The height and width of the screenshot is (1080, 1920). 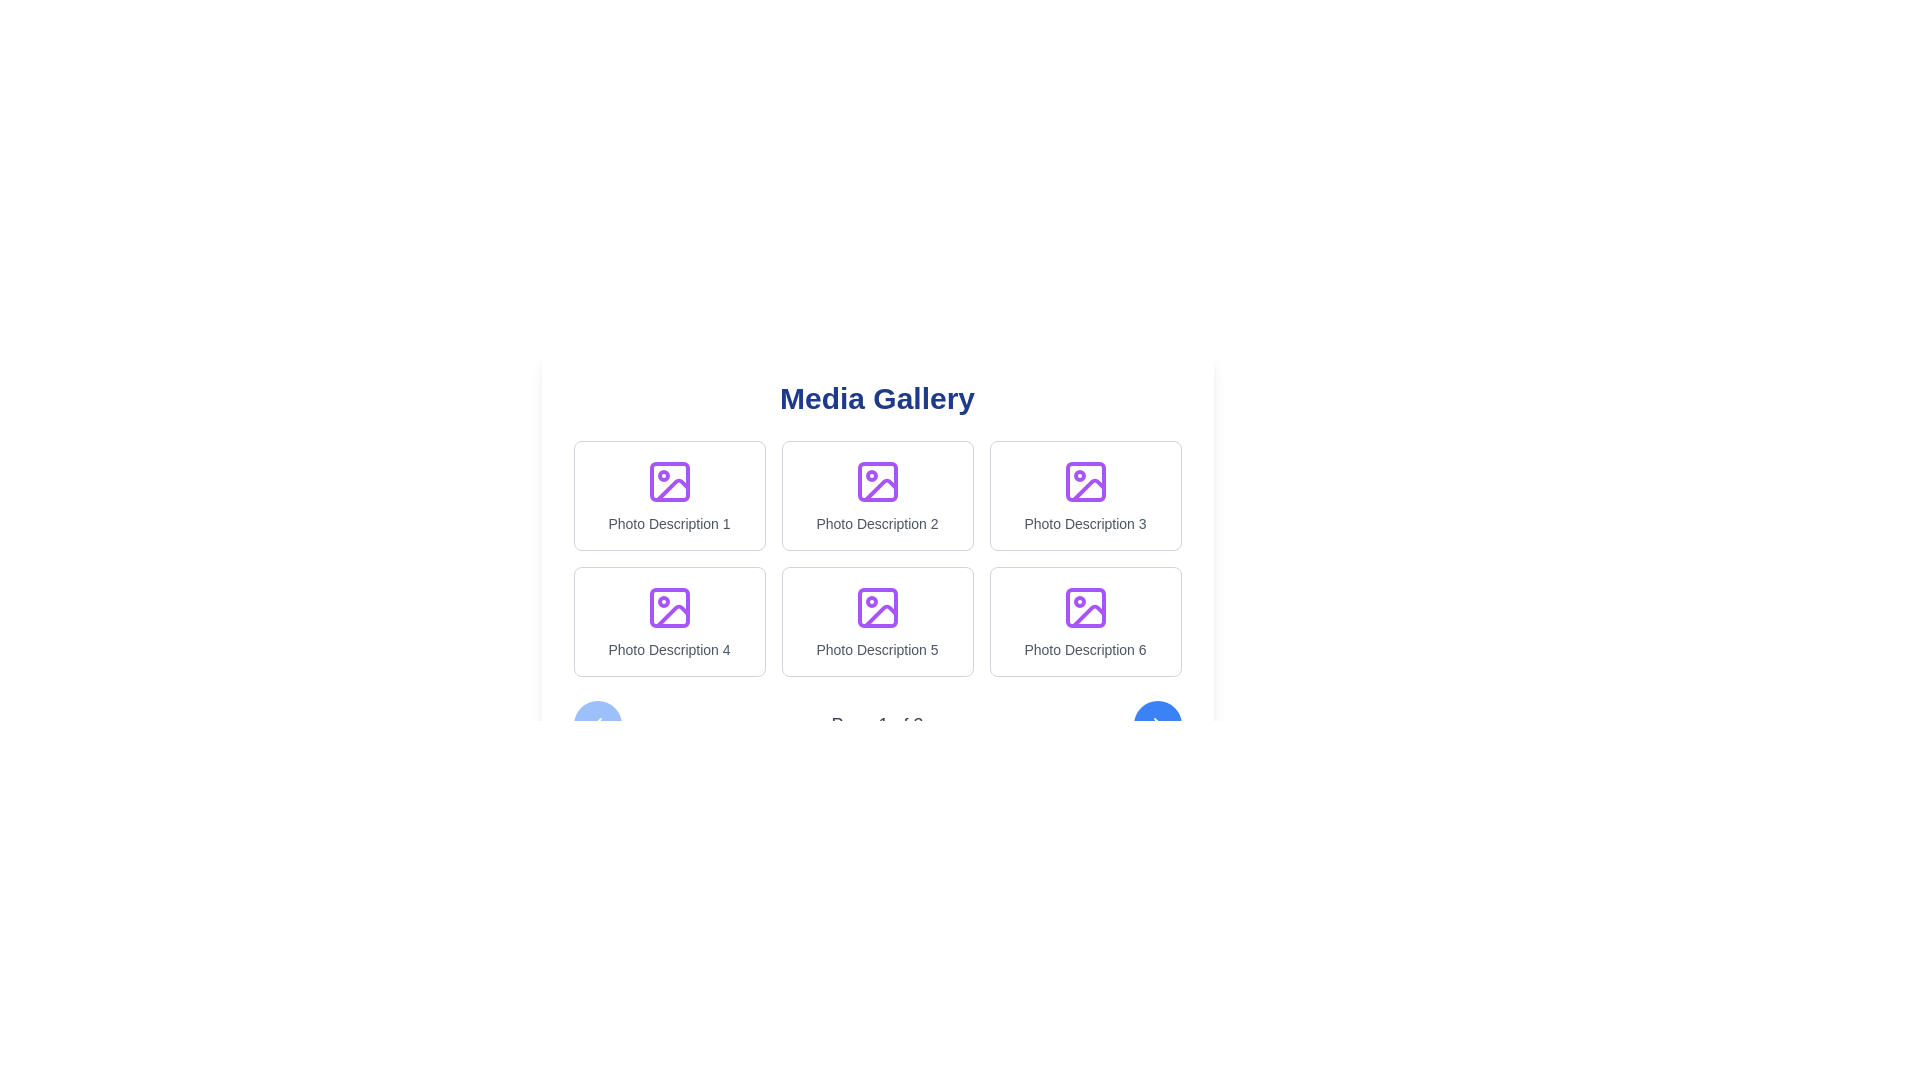 I want to click on the arrow-shaped chevron icon located at the bottom-right corner of the interface, which is styled with a thin outline and part of an SVG graphic, so click(x=1157, y=725).